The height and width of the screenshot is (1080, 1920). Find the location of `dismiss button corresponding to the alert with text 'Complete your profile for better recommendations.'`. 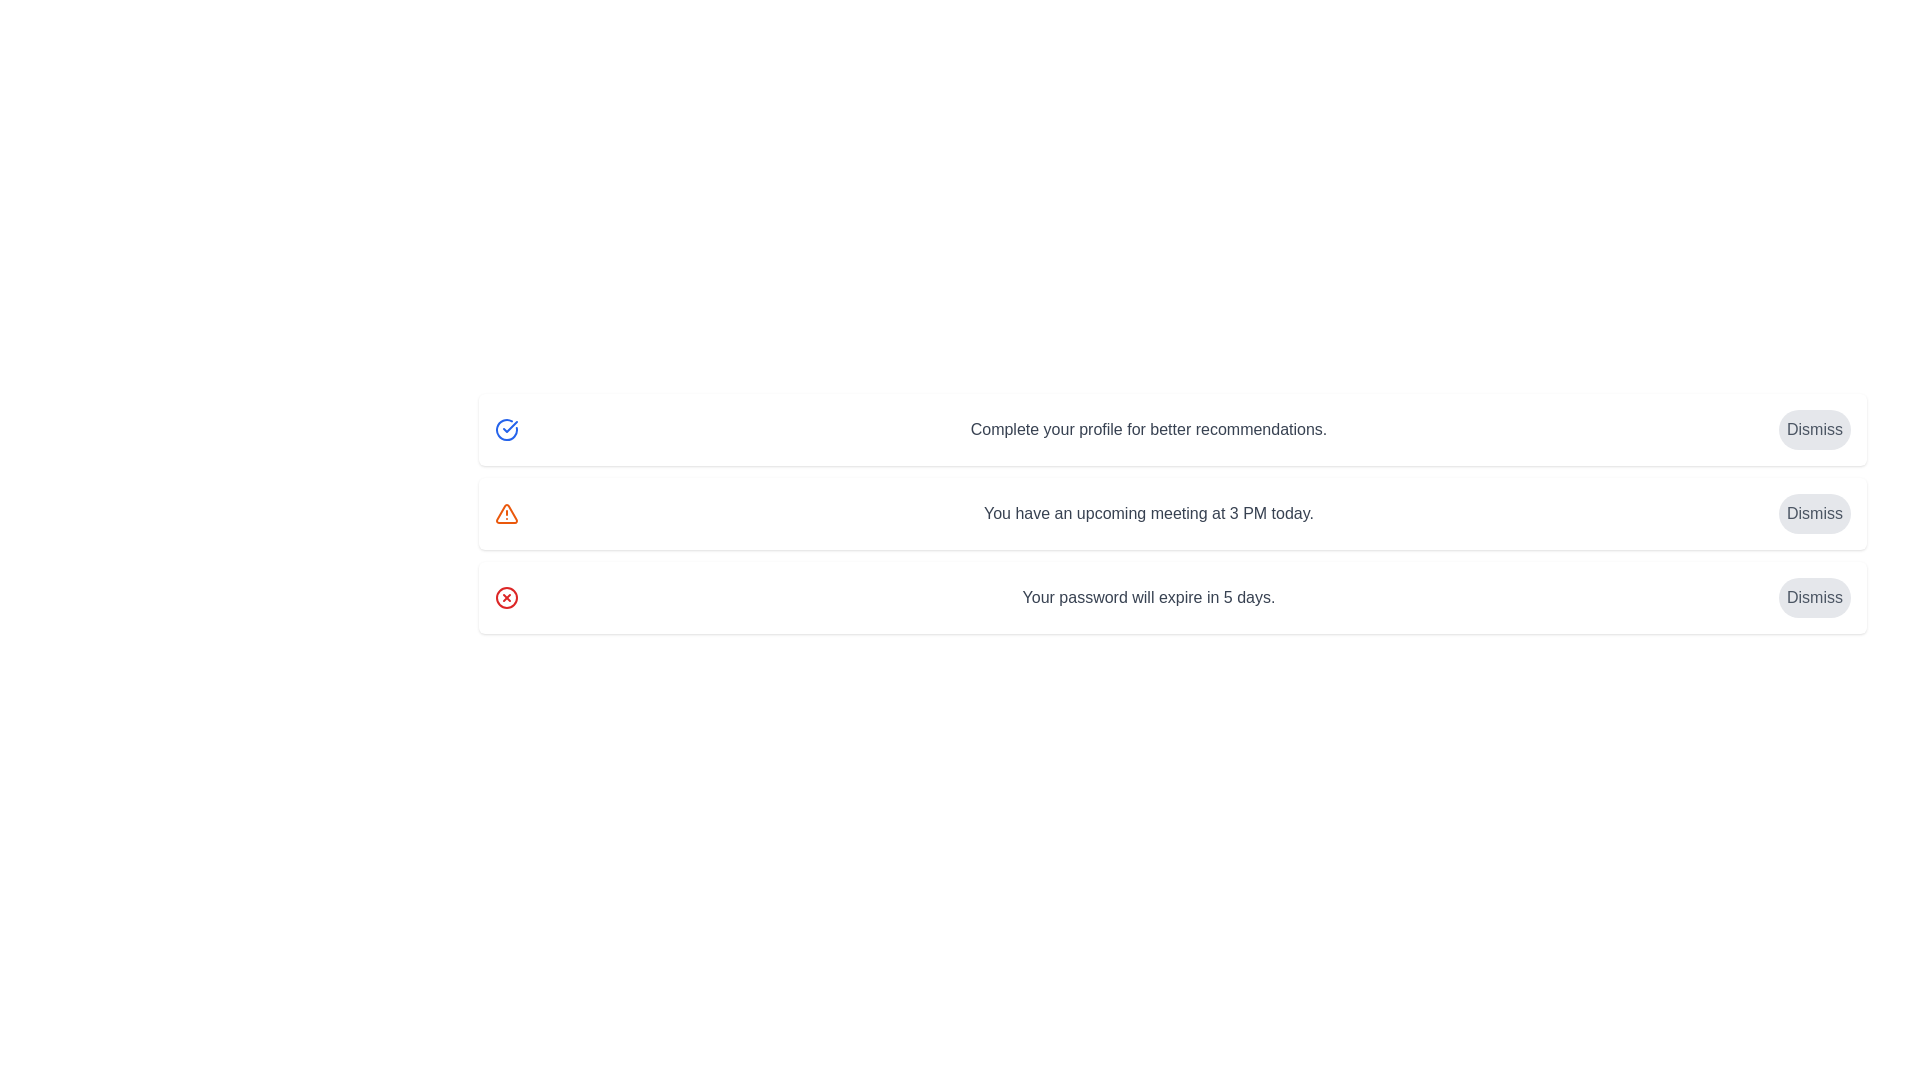

dismiss button corresponding to the alert with text 'Complete your profile for better recommendations.' is located at coordinates (1814, 428).